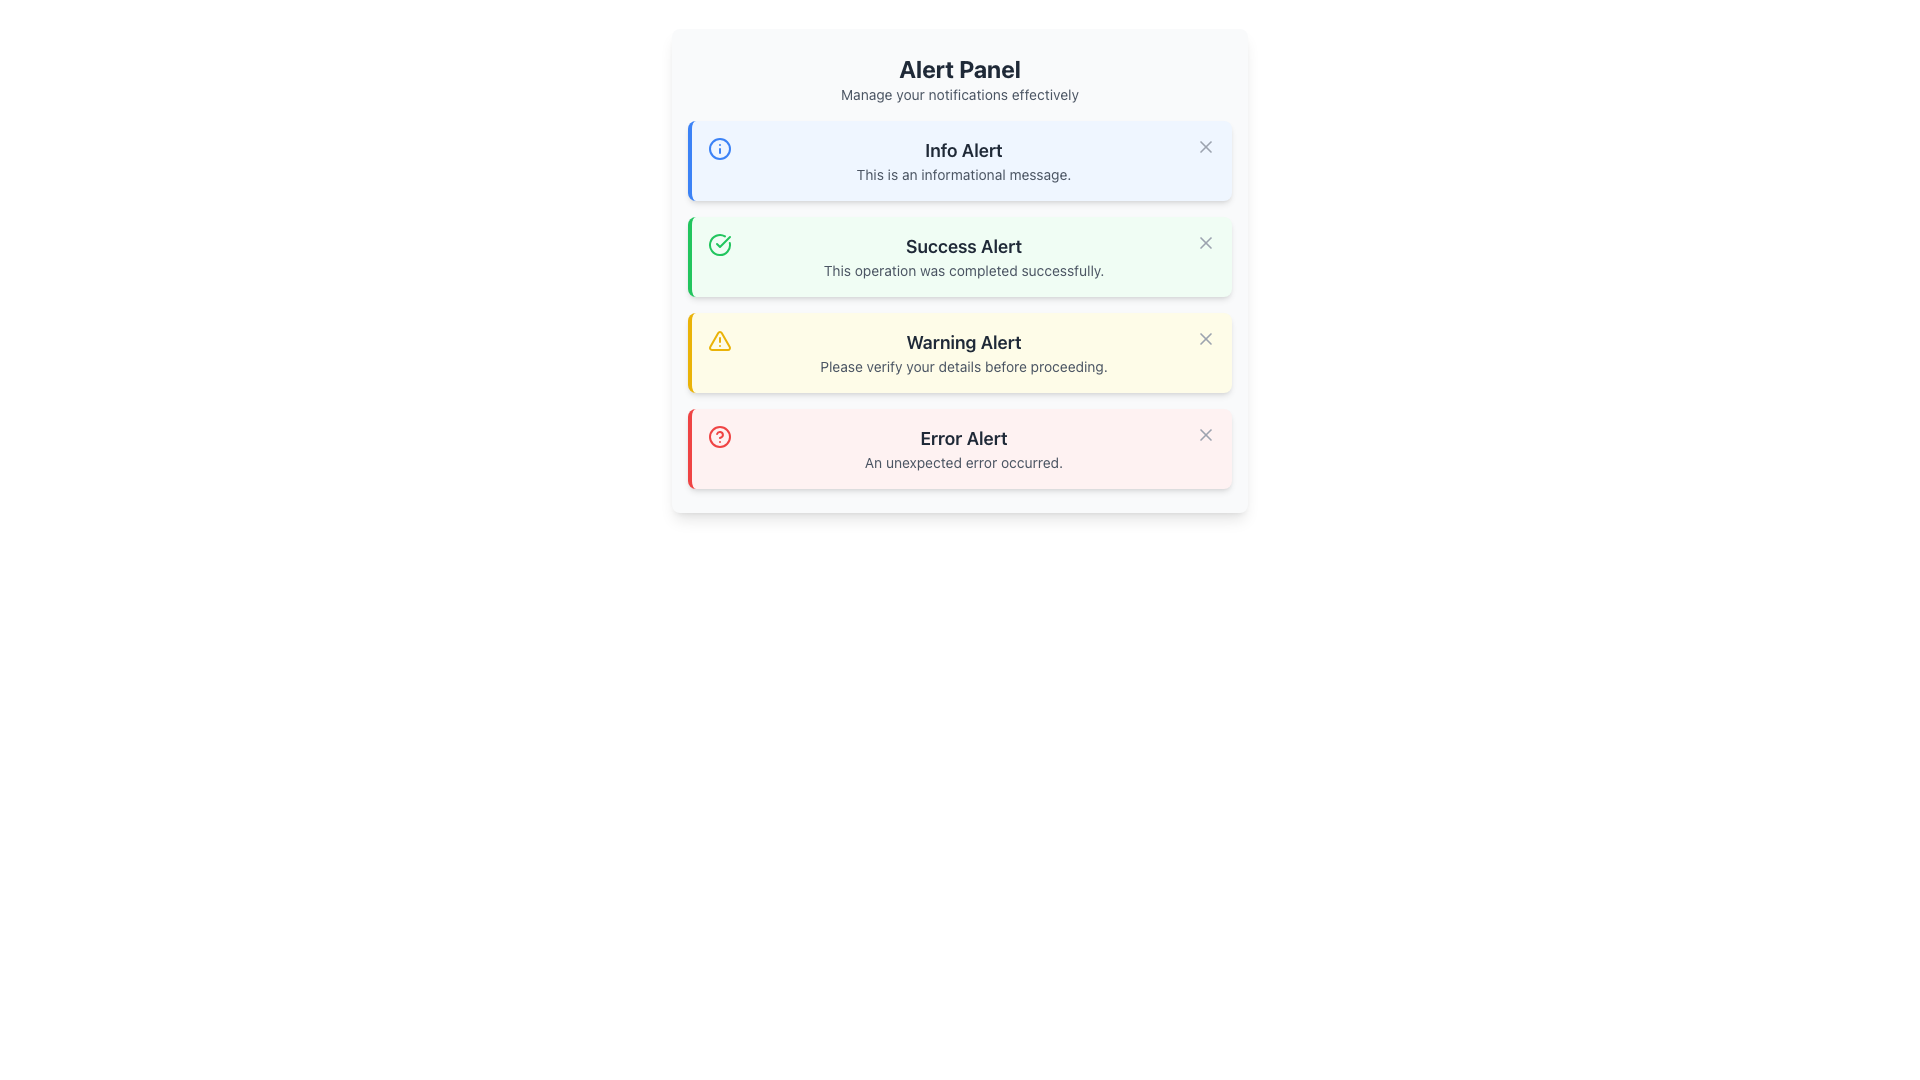  I want to click on the dismiss icon located in the top-right corner of the 'Success Alert' box, so click(1204, 242).